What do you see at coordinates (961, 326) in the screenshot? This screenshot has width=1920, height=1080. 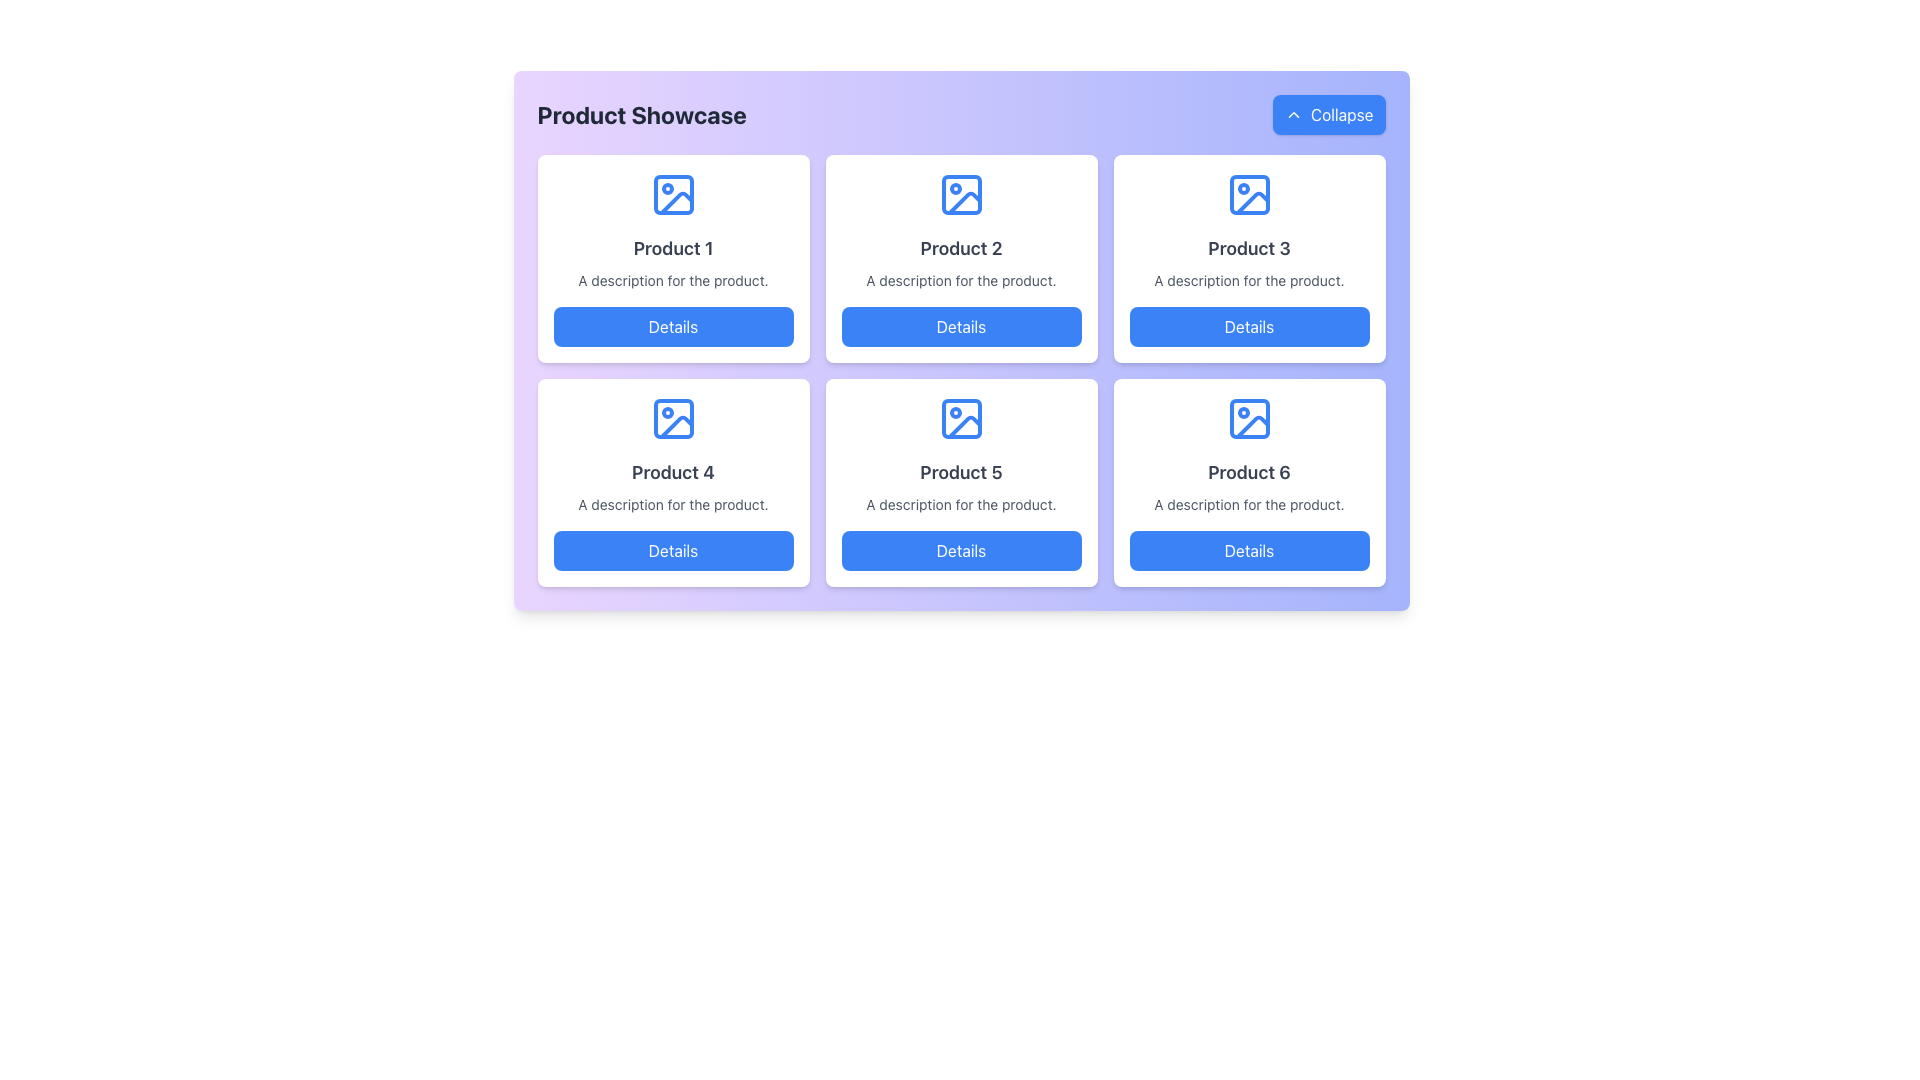 I see `the 'Details' button, which has a white text label on a blue background, to fetch more information about the product` at bounding box center [961, 326].